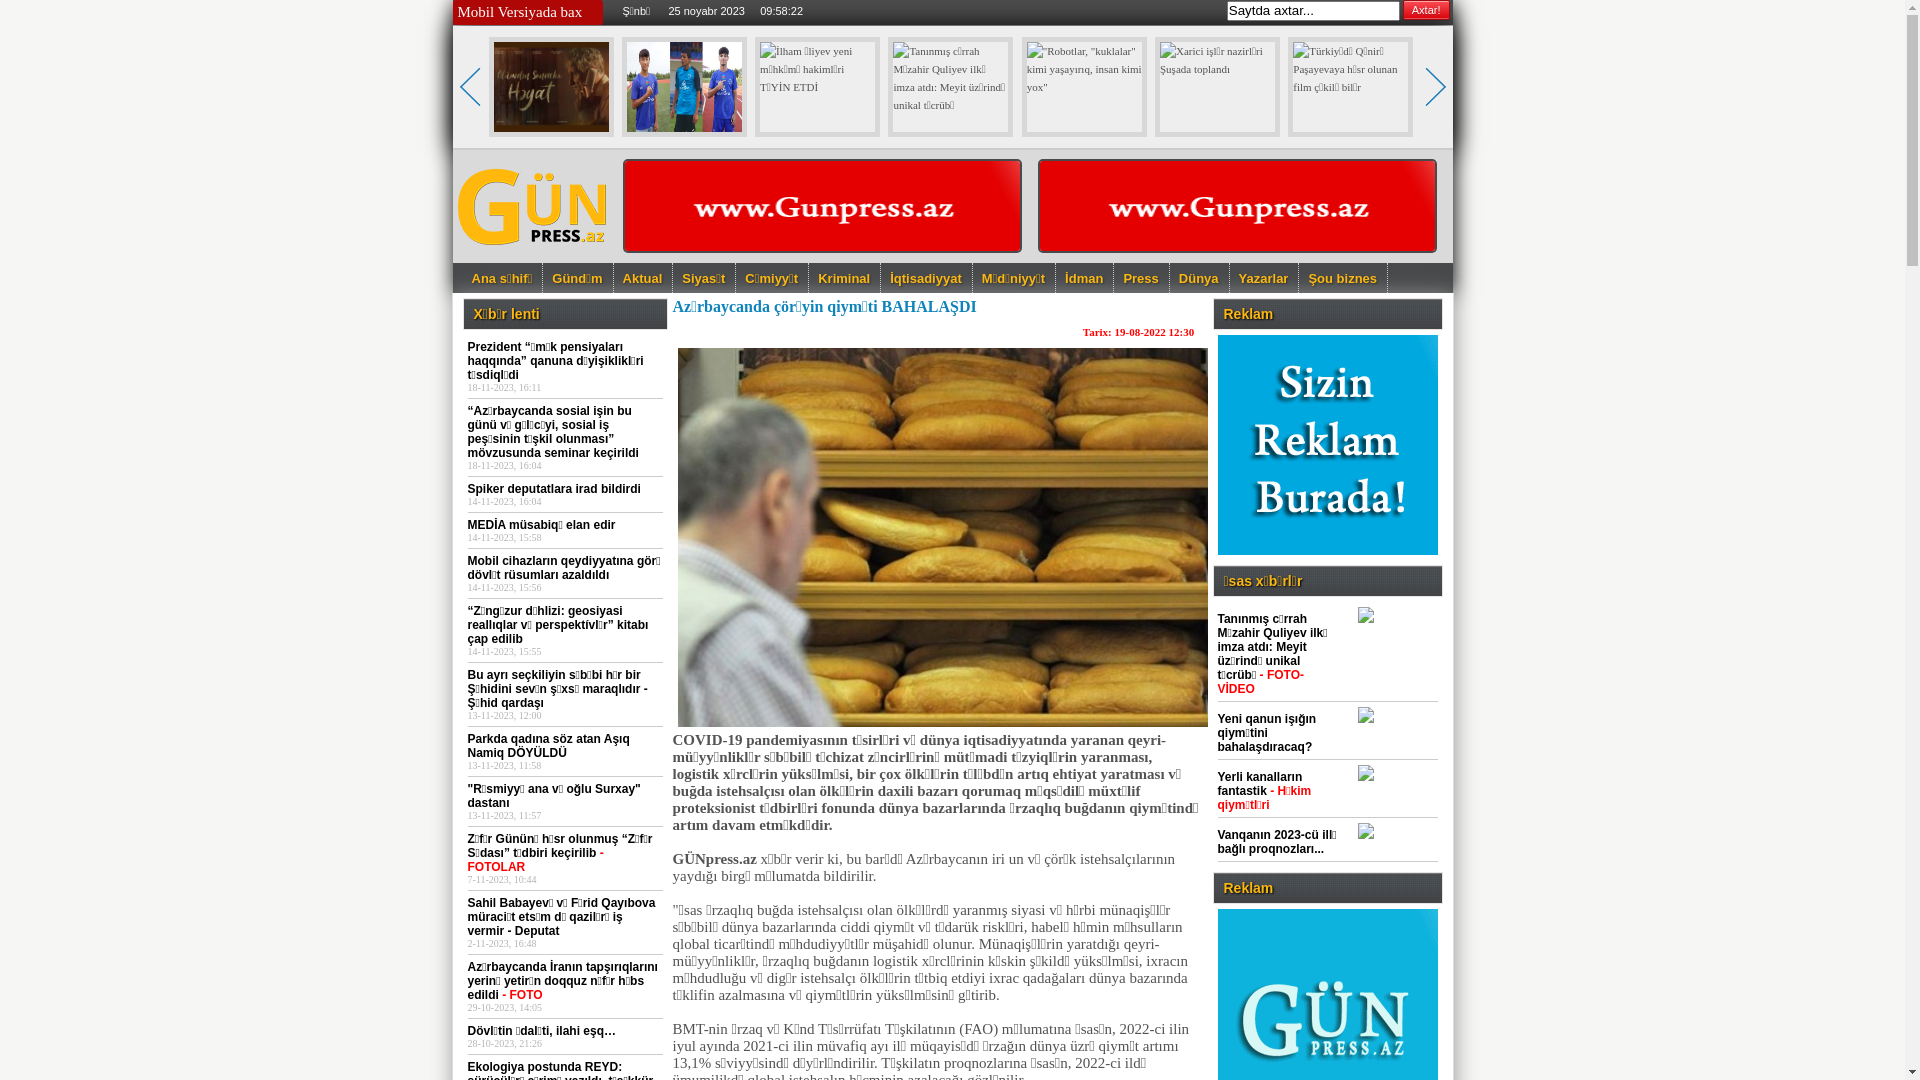 Image resolution: width=1920 pixels, height=1080 pixels. What do you see at coordinates (1313, 11) in the screenshot?
I see `'Saytda axtar...'` at bounding box center [1313, 11].